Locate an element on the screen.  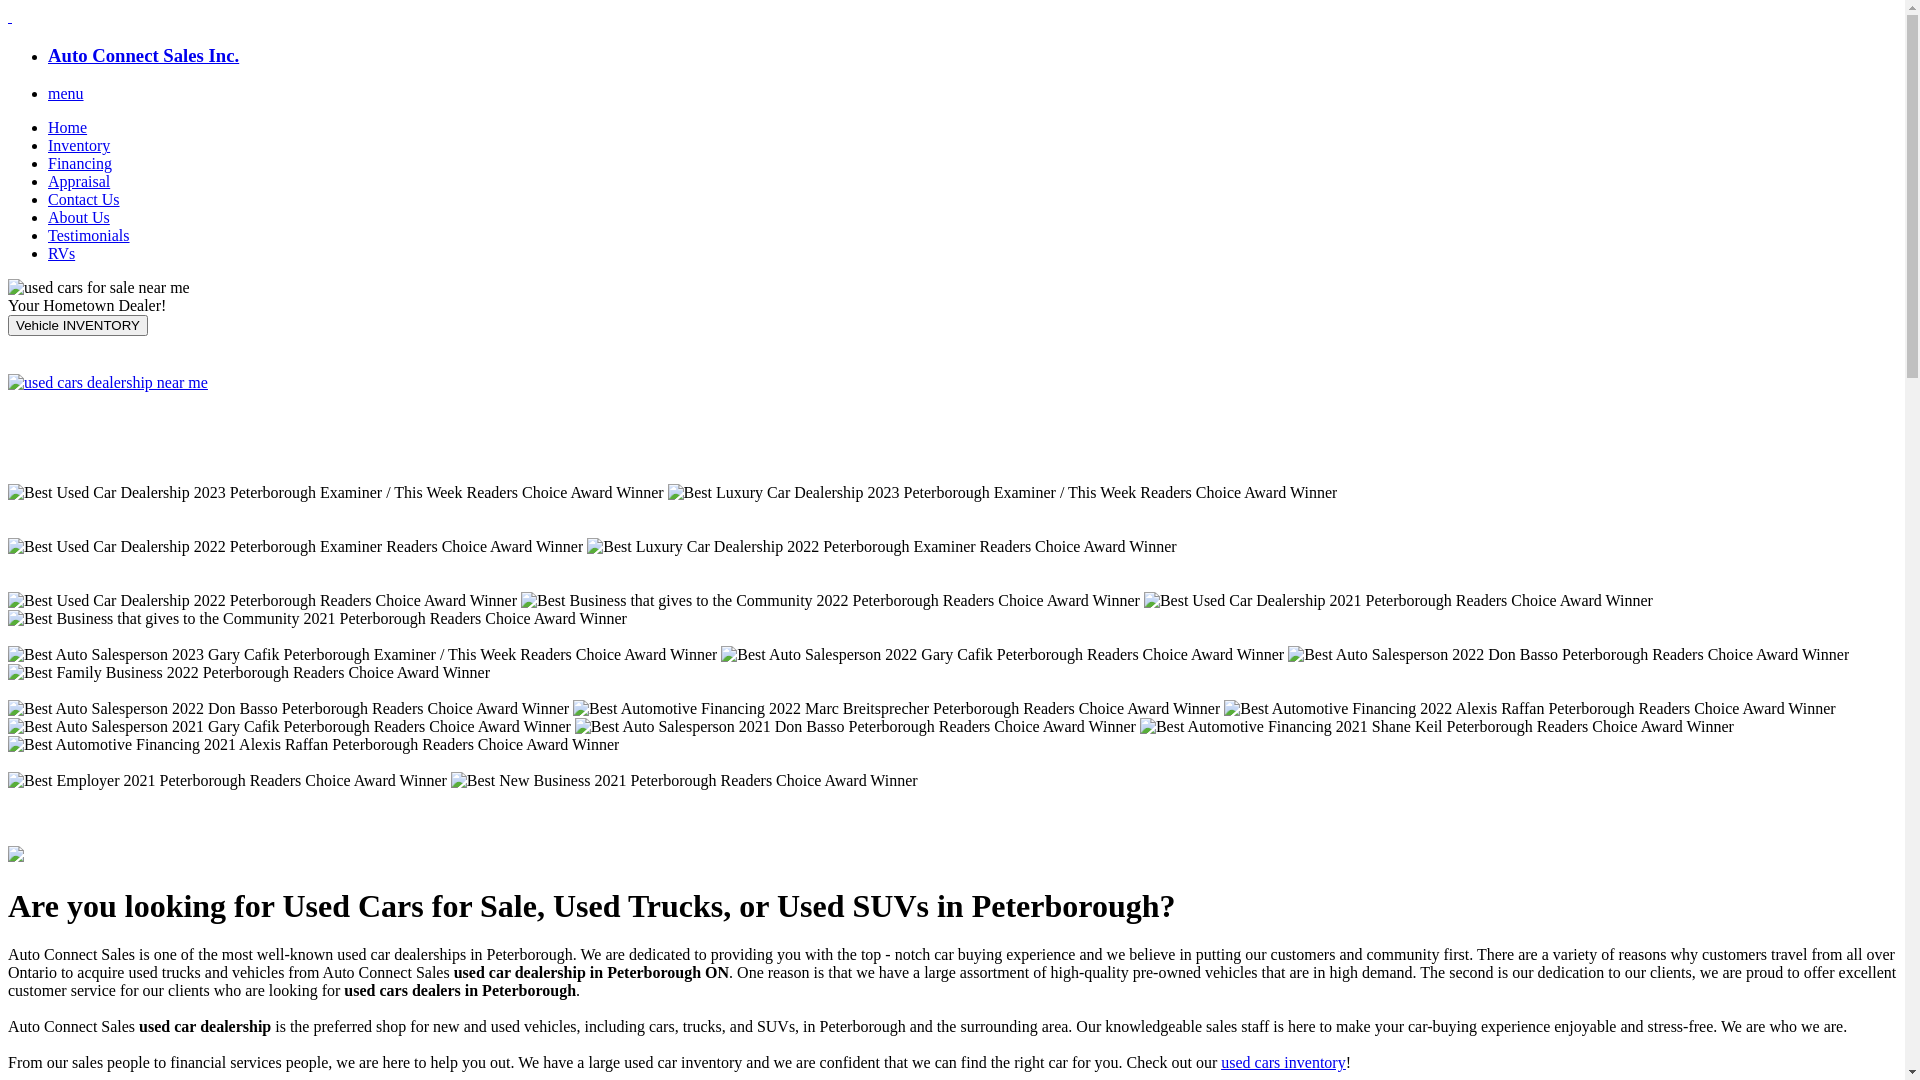
'Contact Us' is located at coordinates (82, 199).